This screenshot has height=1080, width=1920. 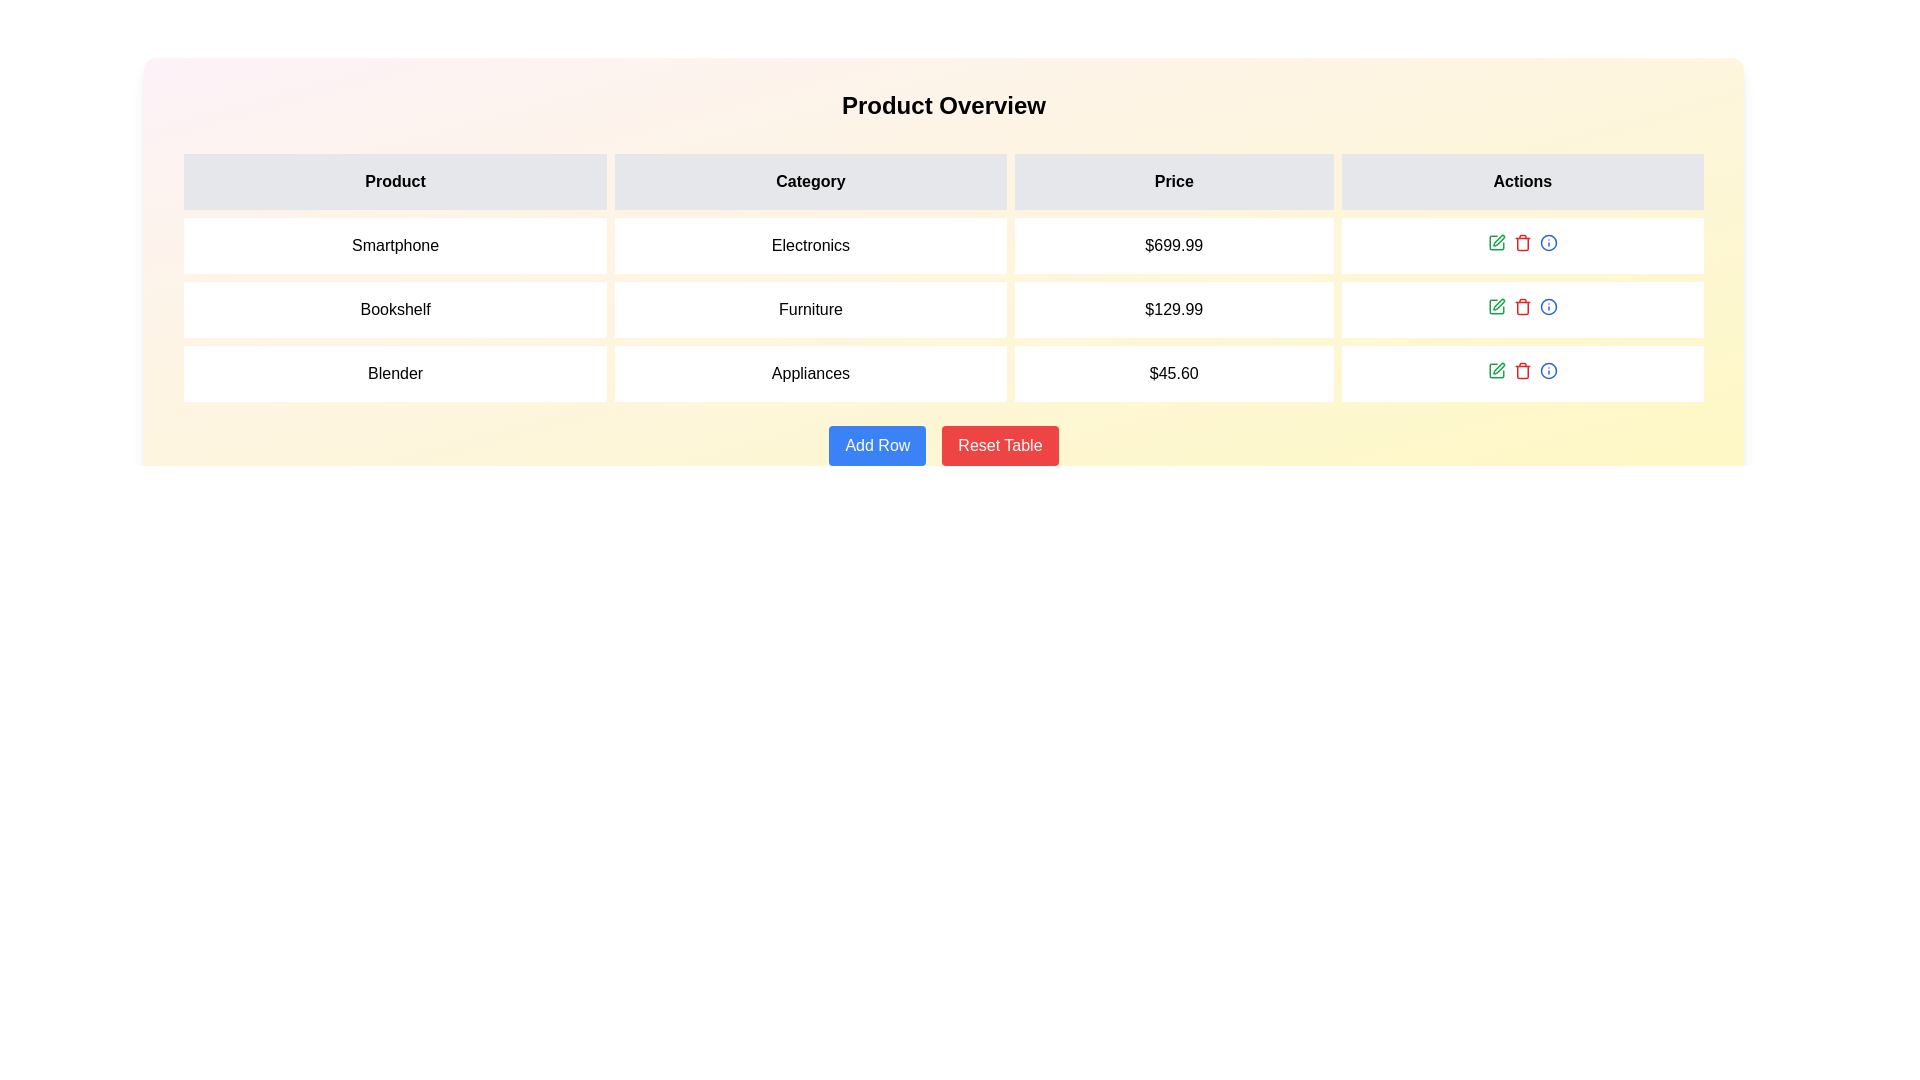 What do you see at coordinates (395, 374) in the screenshot?
I see `the Text Label that identifies a product item located in the leftmost cell of the third row under the 'Product Overview' section` at bounding box center [395, 374].